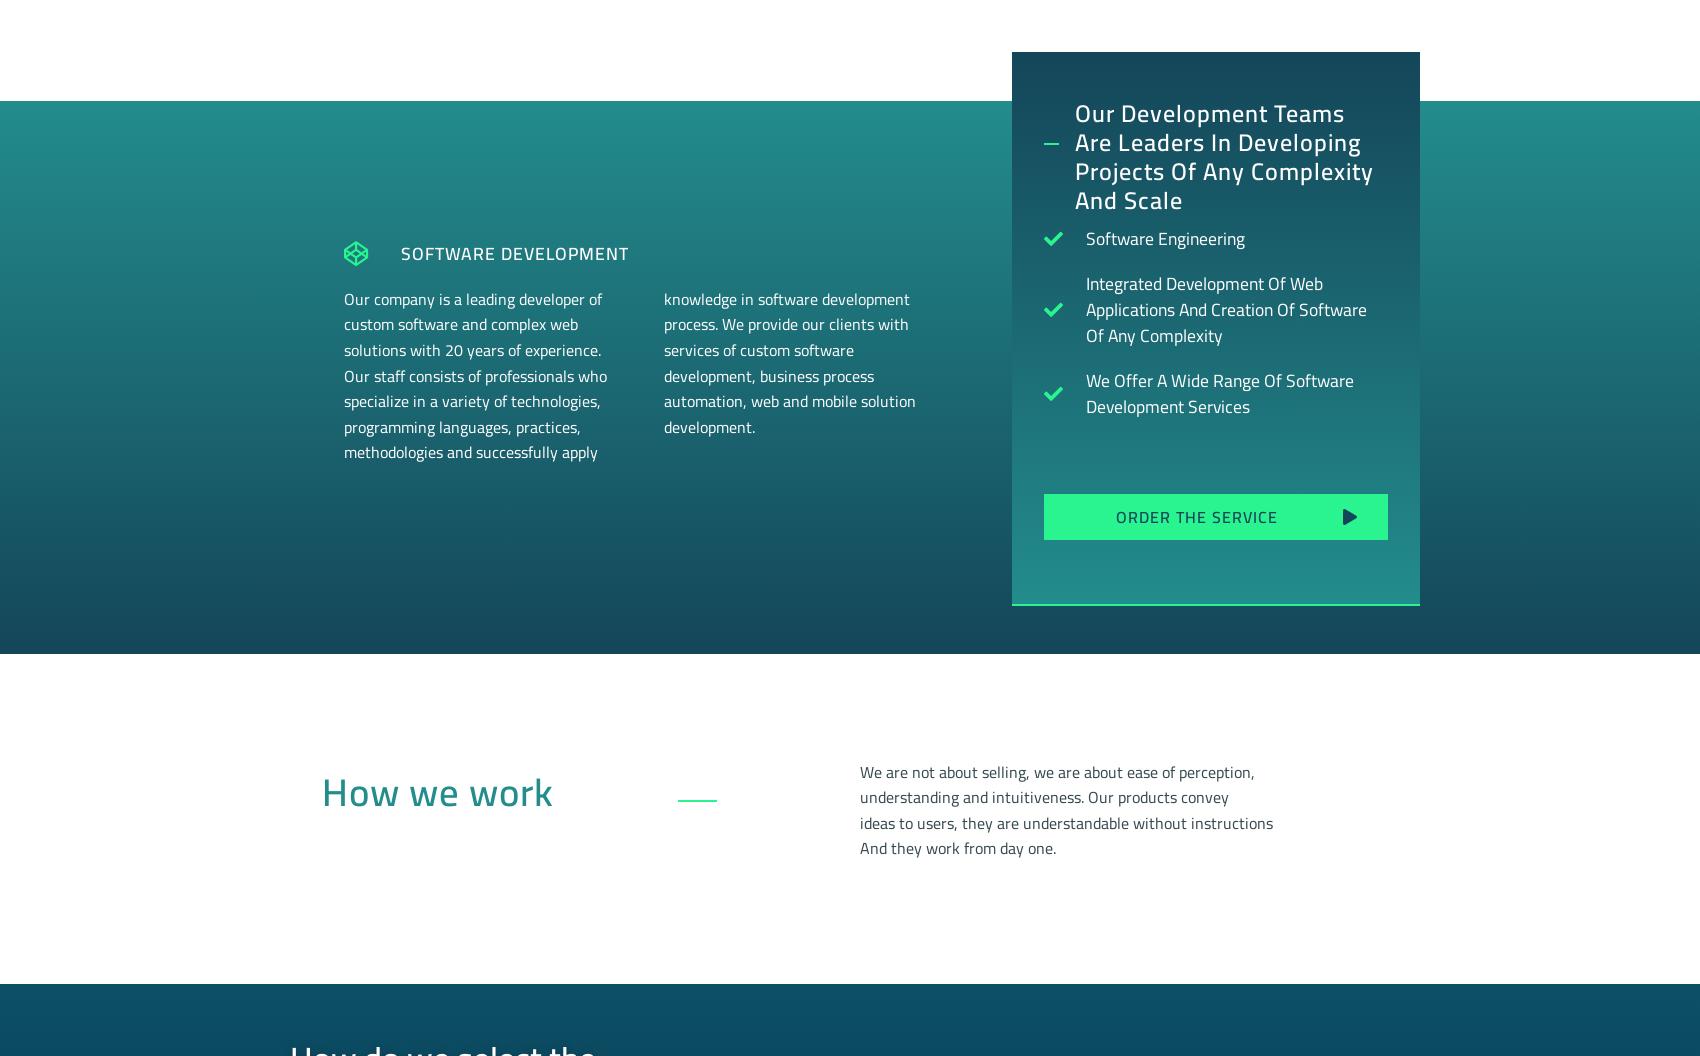  What do you see at coordinates (1056, 769) in the screenshot?
I see `'We are not about selling, we are about ease of perception,'` at bounding box center [1056, 769].